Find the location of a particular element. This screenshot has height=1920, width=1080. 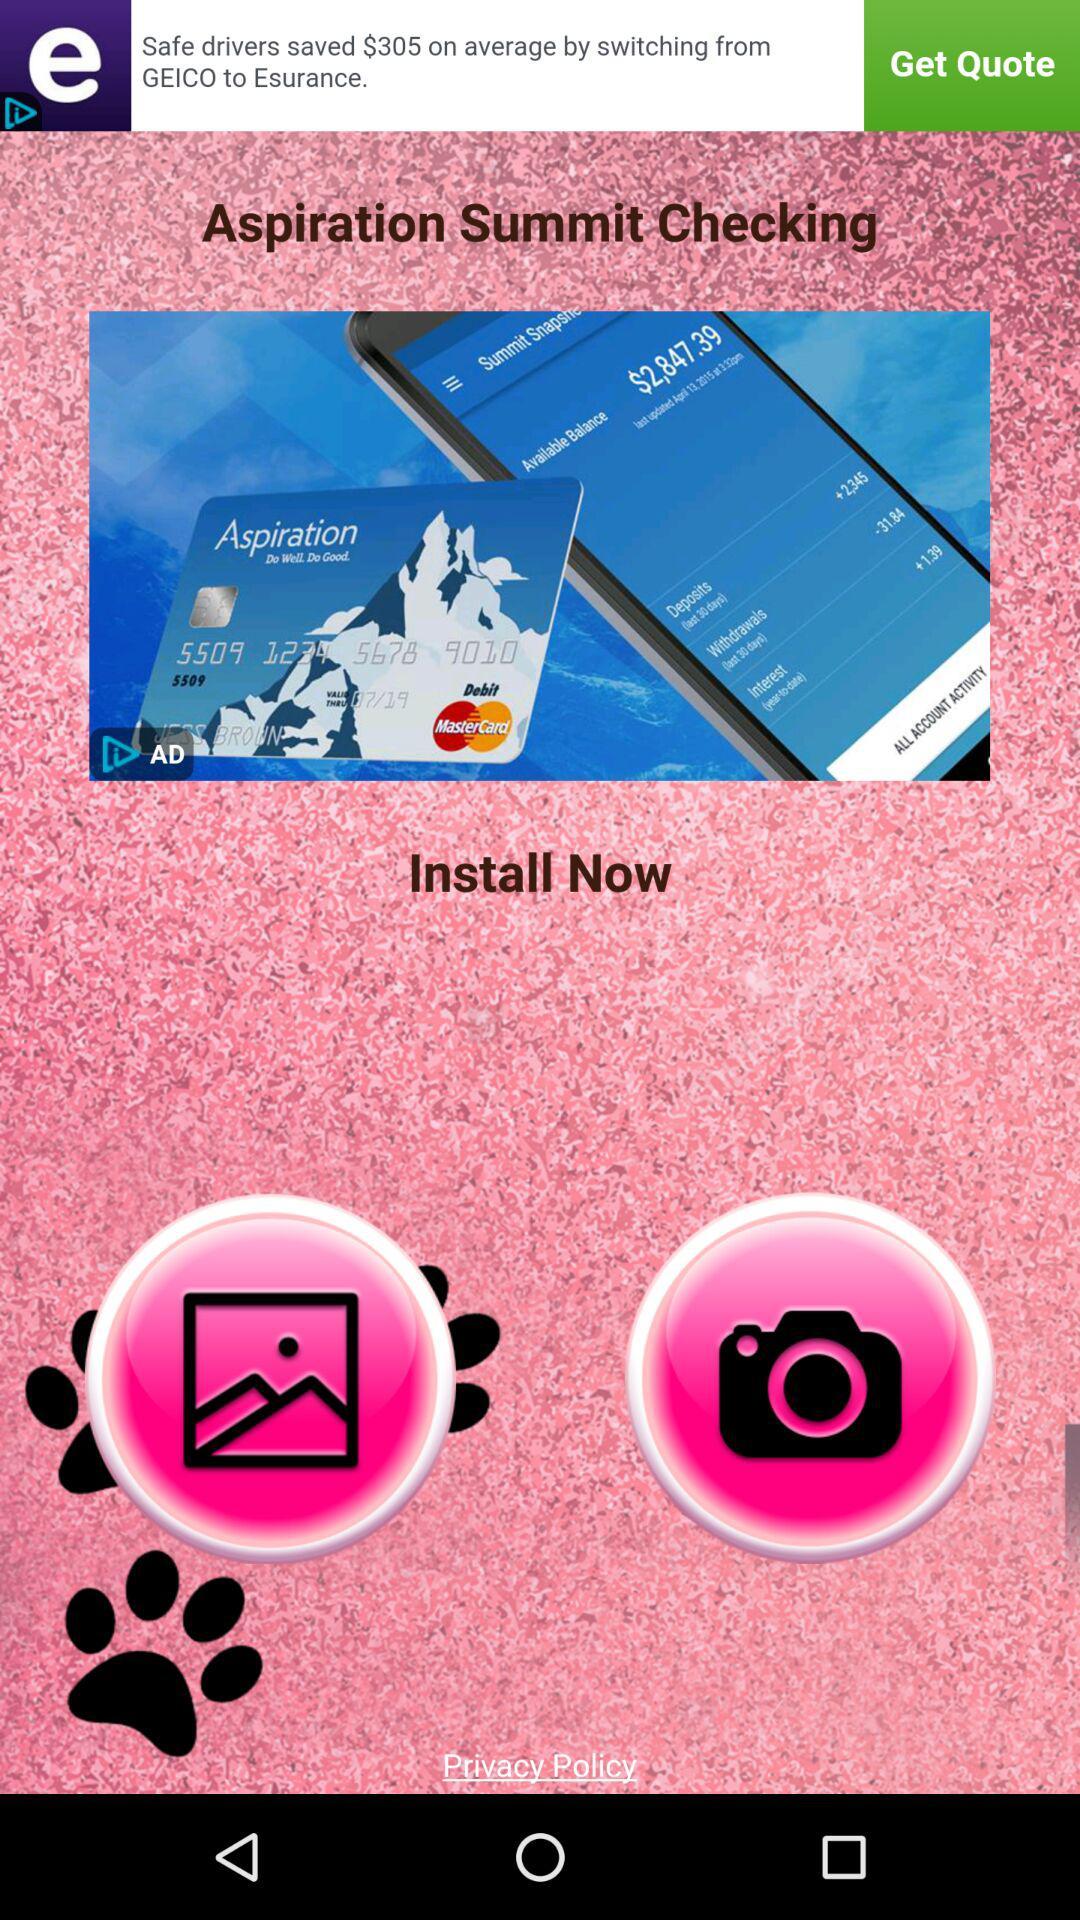

camera is located at coordinates (810, 1377).